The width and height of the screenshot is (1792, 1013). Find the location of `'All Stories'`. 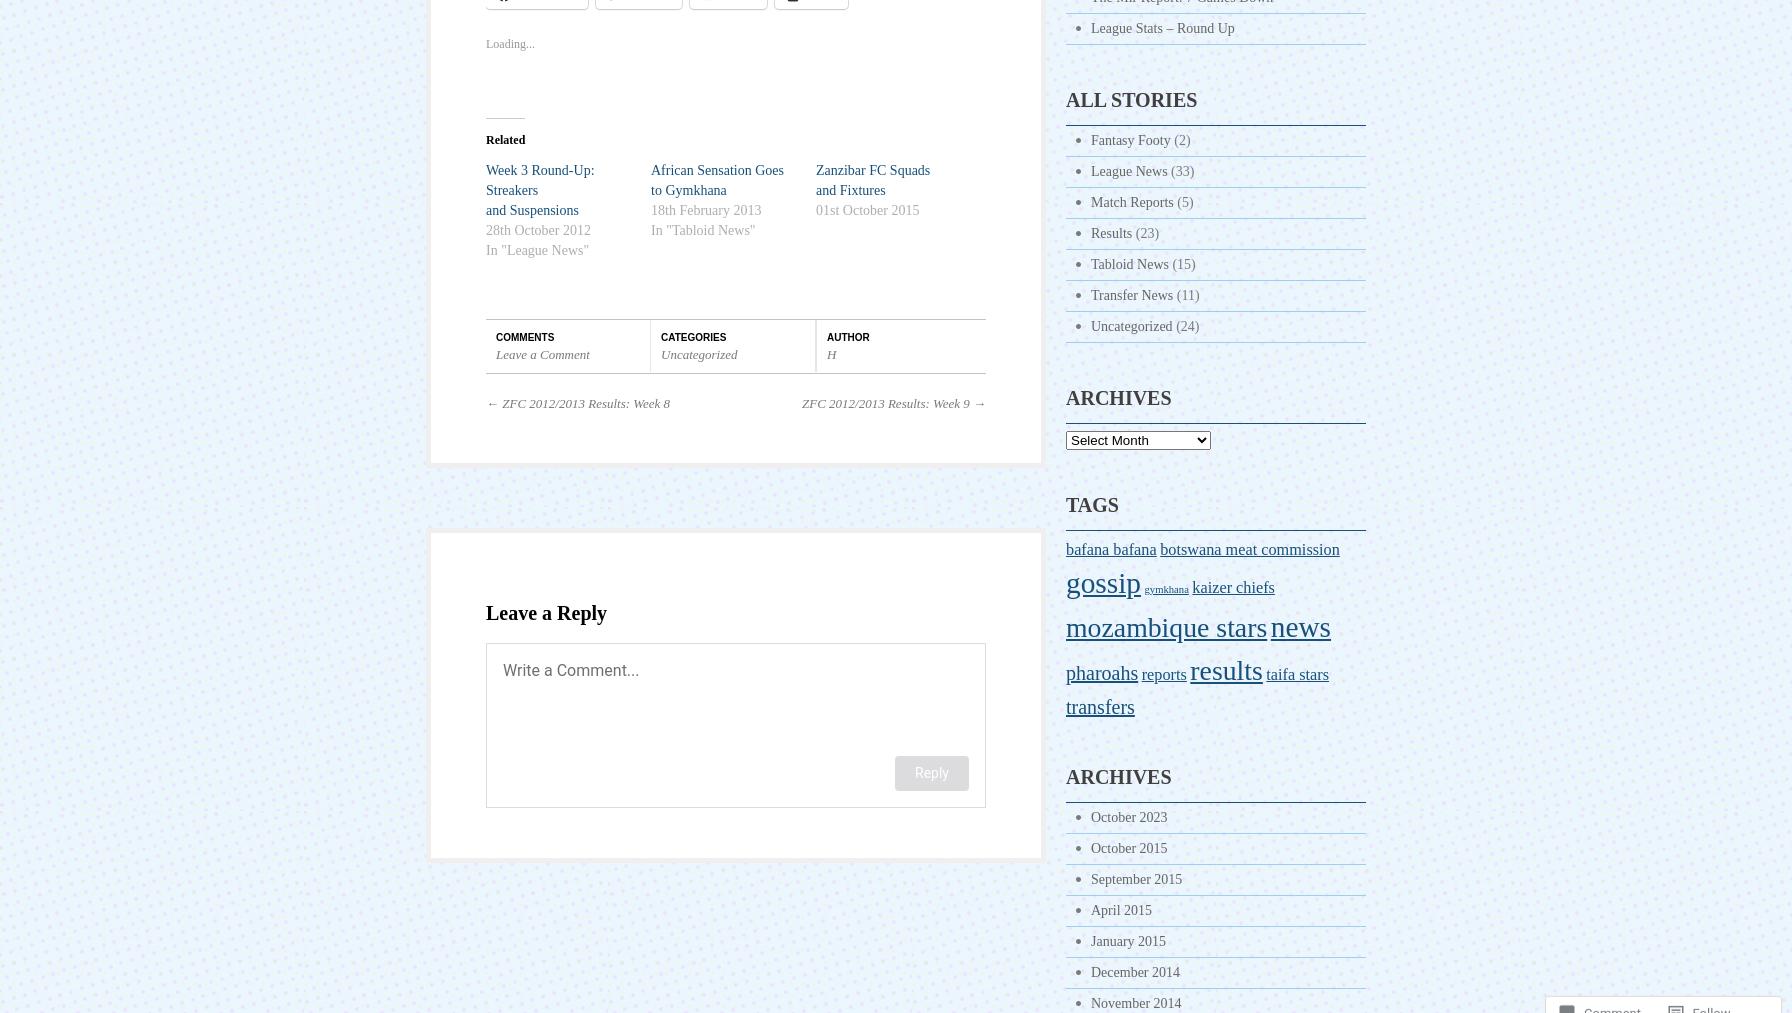

'All Stories' is located at coordinates (1131, 98).